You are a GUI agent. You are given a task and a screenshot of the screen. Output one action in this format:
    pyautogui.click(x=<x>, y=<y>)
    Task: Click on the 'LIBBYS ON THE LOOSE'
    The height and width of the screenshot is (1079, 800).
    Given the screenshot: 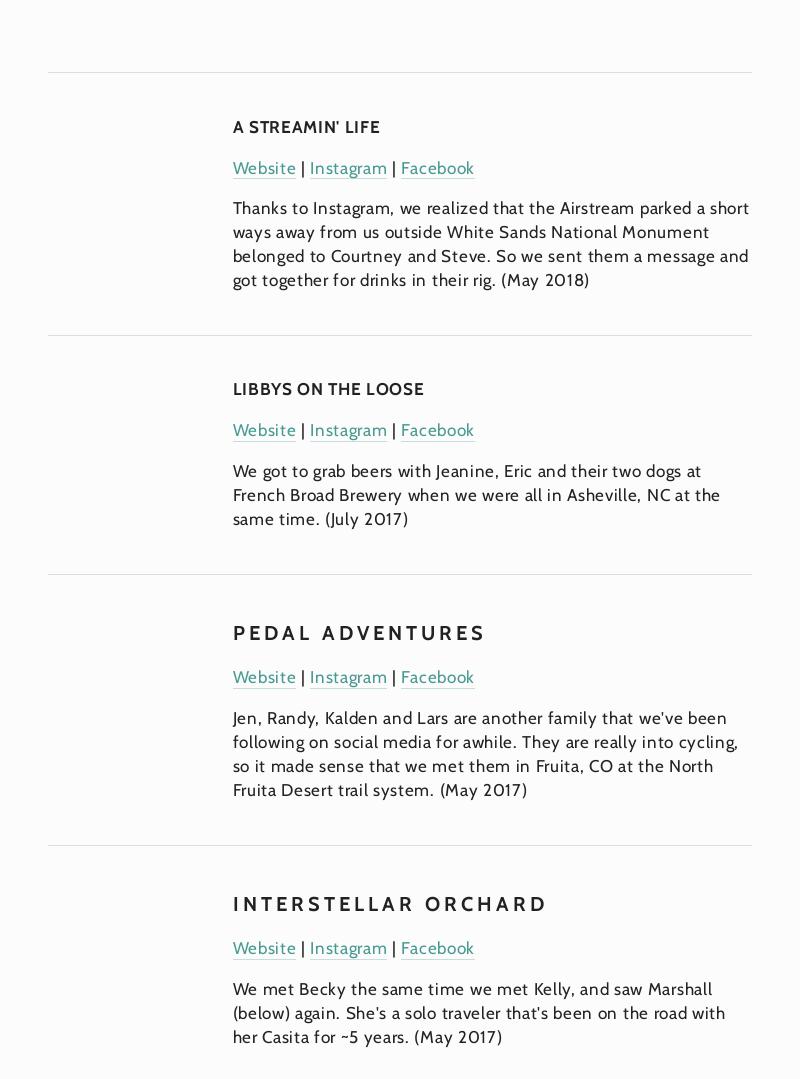 What is the action you would take?
    pyautogui.click(x=327, y=387)
    